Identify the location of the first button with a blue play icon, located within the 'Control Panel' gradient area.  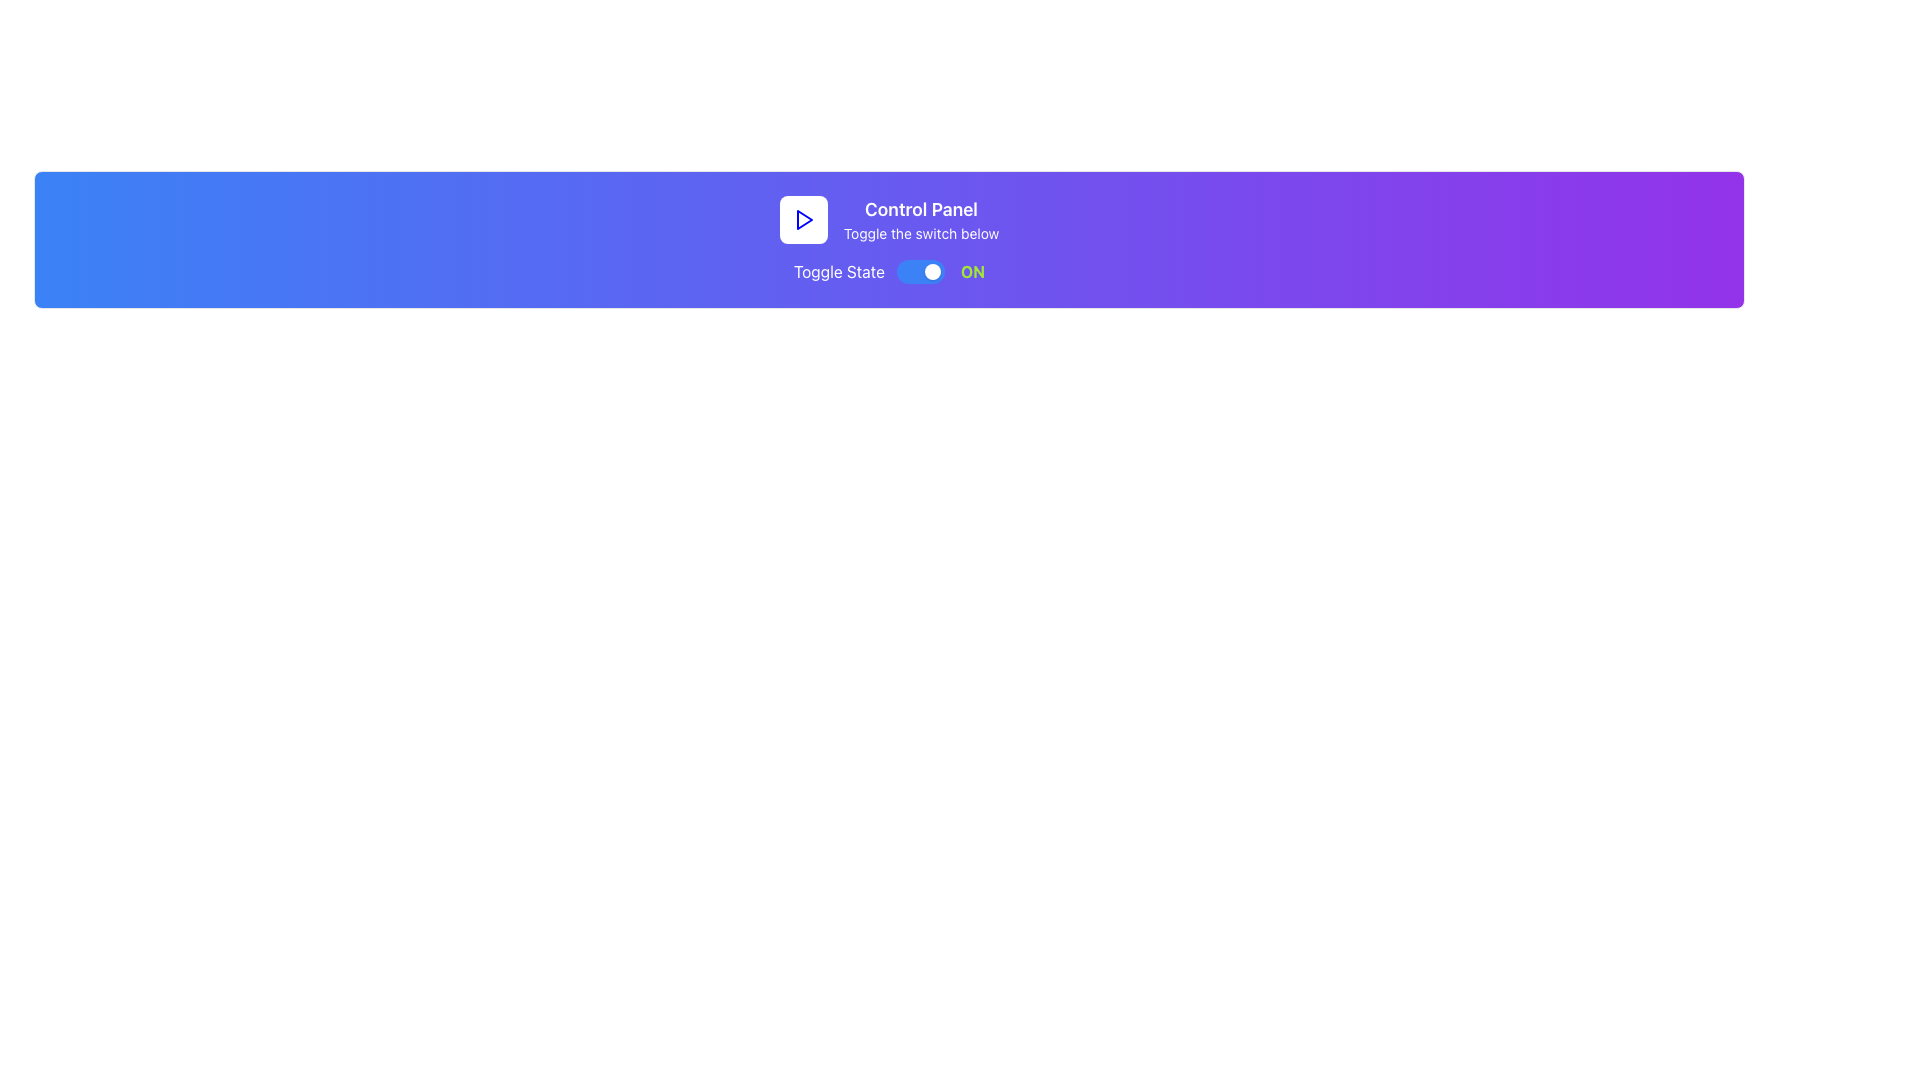
(803, 219).